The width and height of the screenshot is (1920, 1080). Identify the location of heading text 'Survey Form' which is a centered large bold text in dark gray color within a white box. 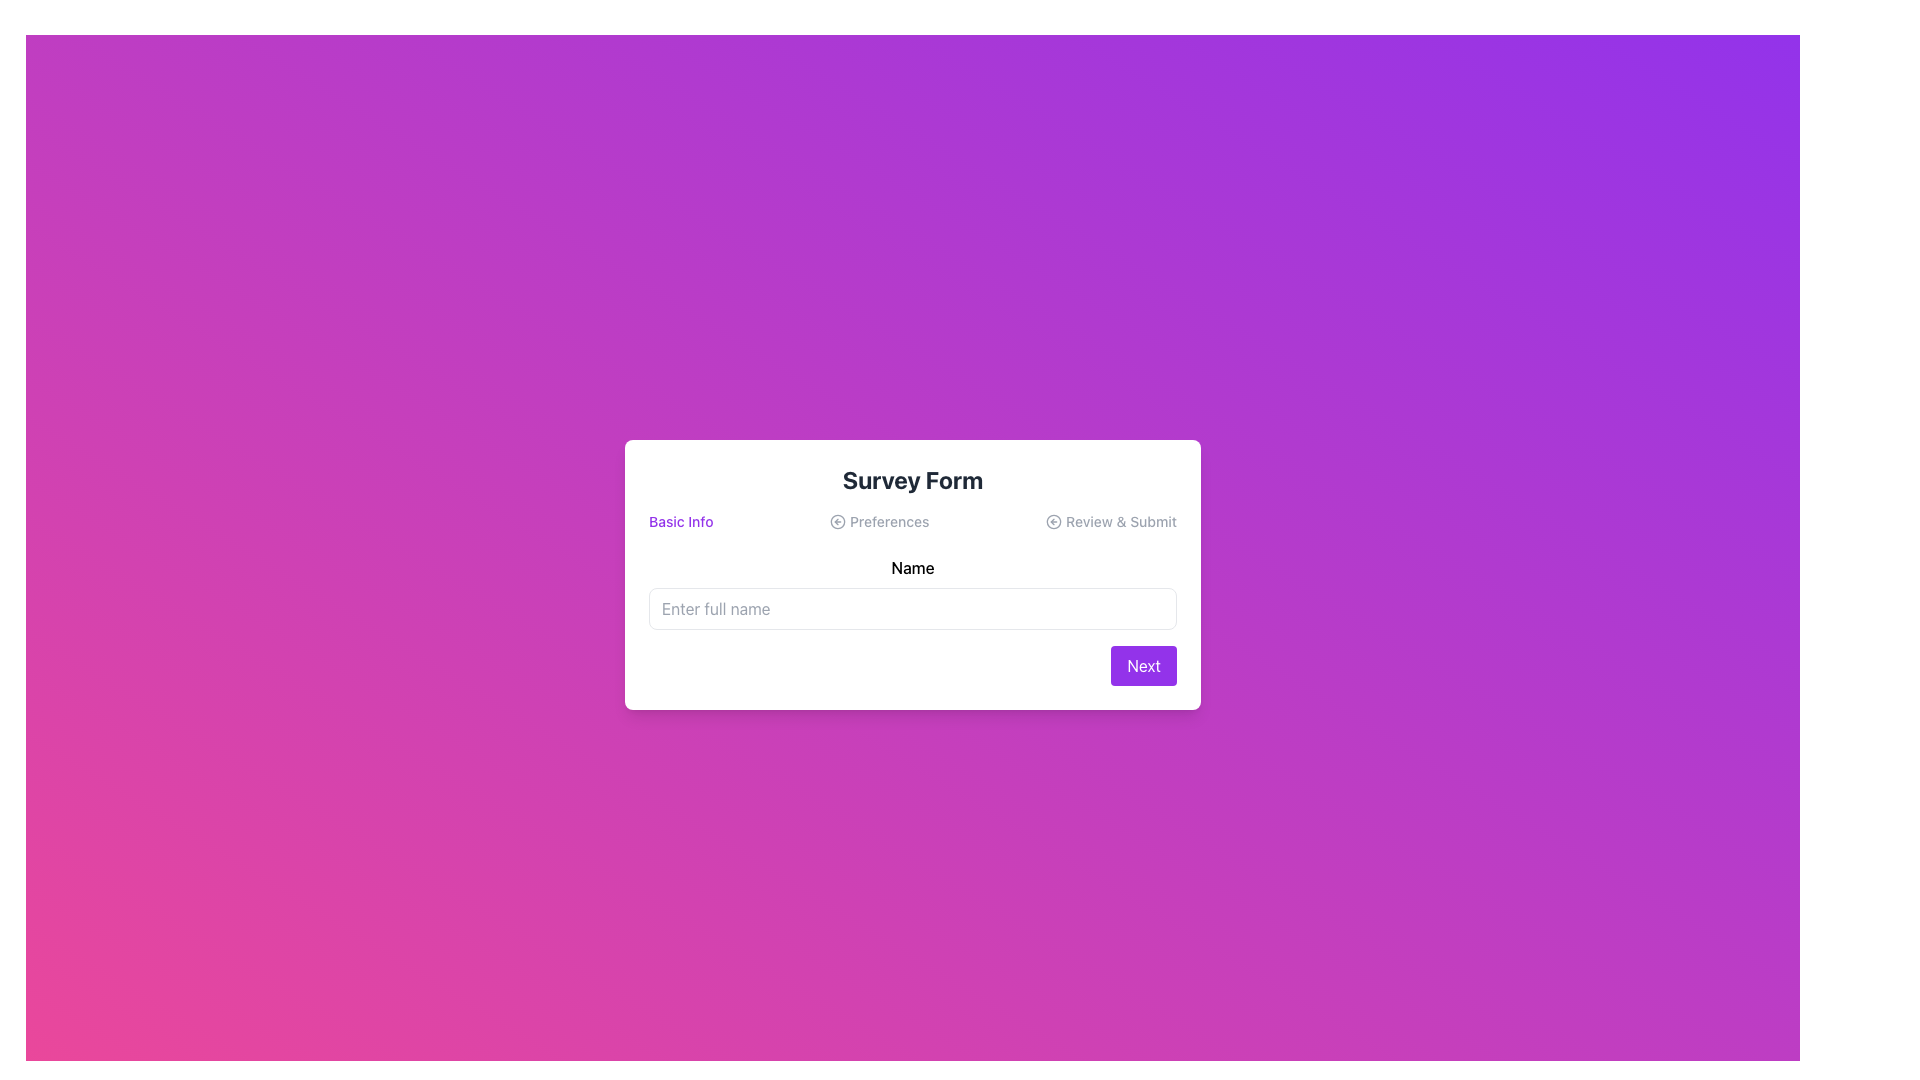
(911, 479).